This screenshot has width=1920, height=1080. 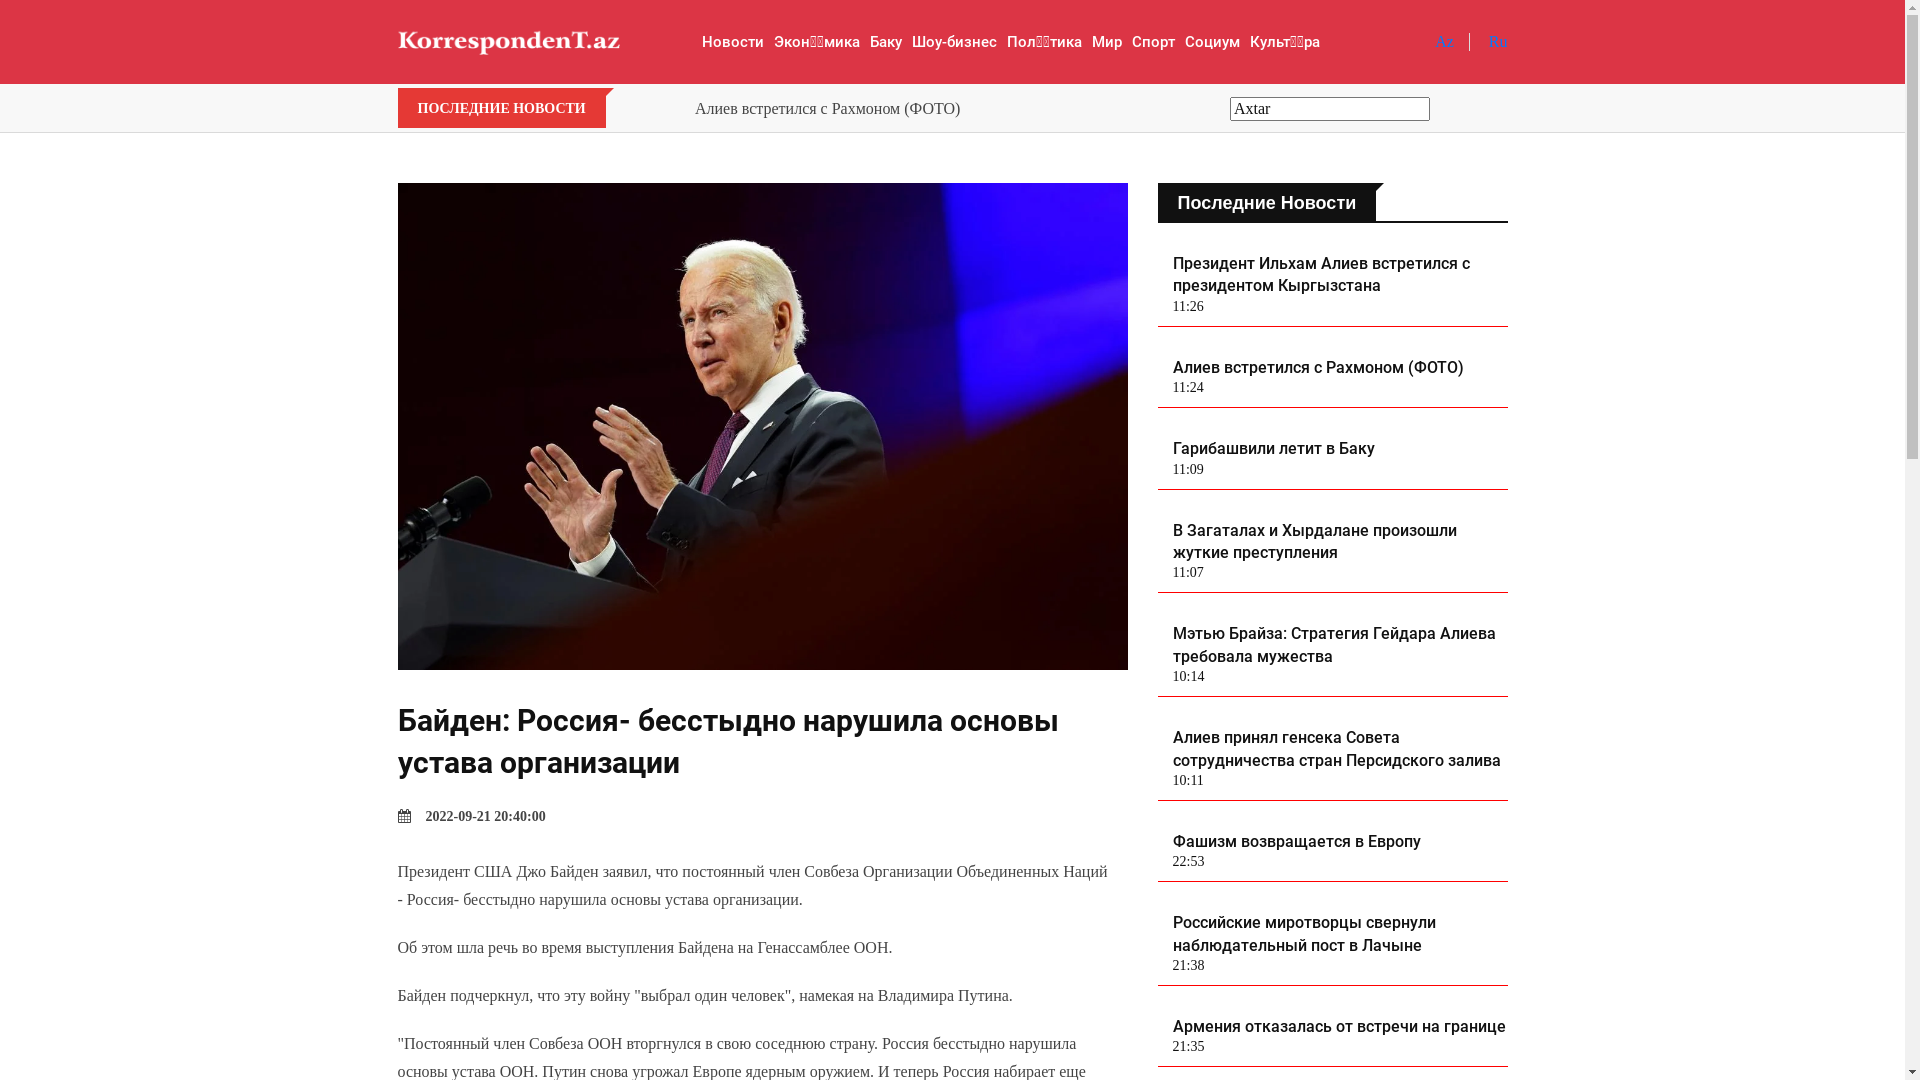 What do you see at coordinates (1488, 41) in the screenshot?
I see `'Ru'` at bounding box center [1488, 41].